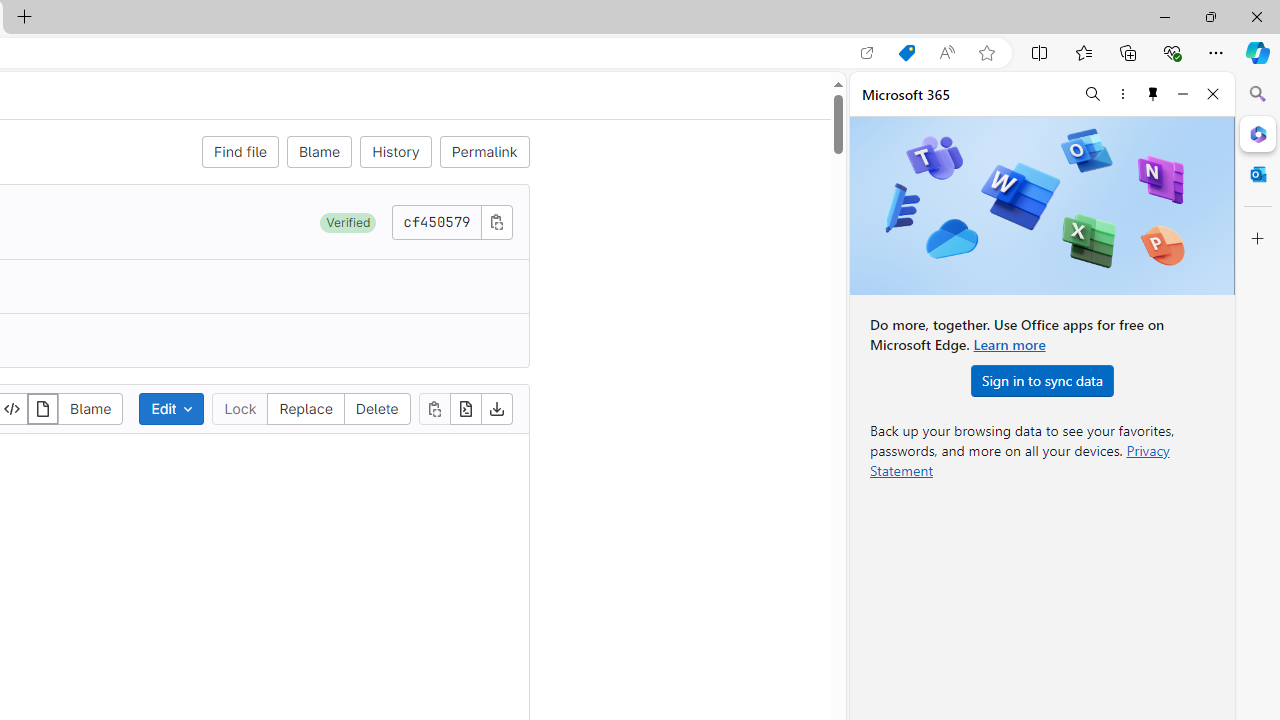  I want to click on 'Open in app', so click(867, 52).